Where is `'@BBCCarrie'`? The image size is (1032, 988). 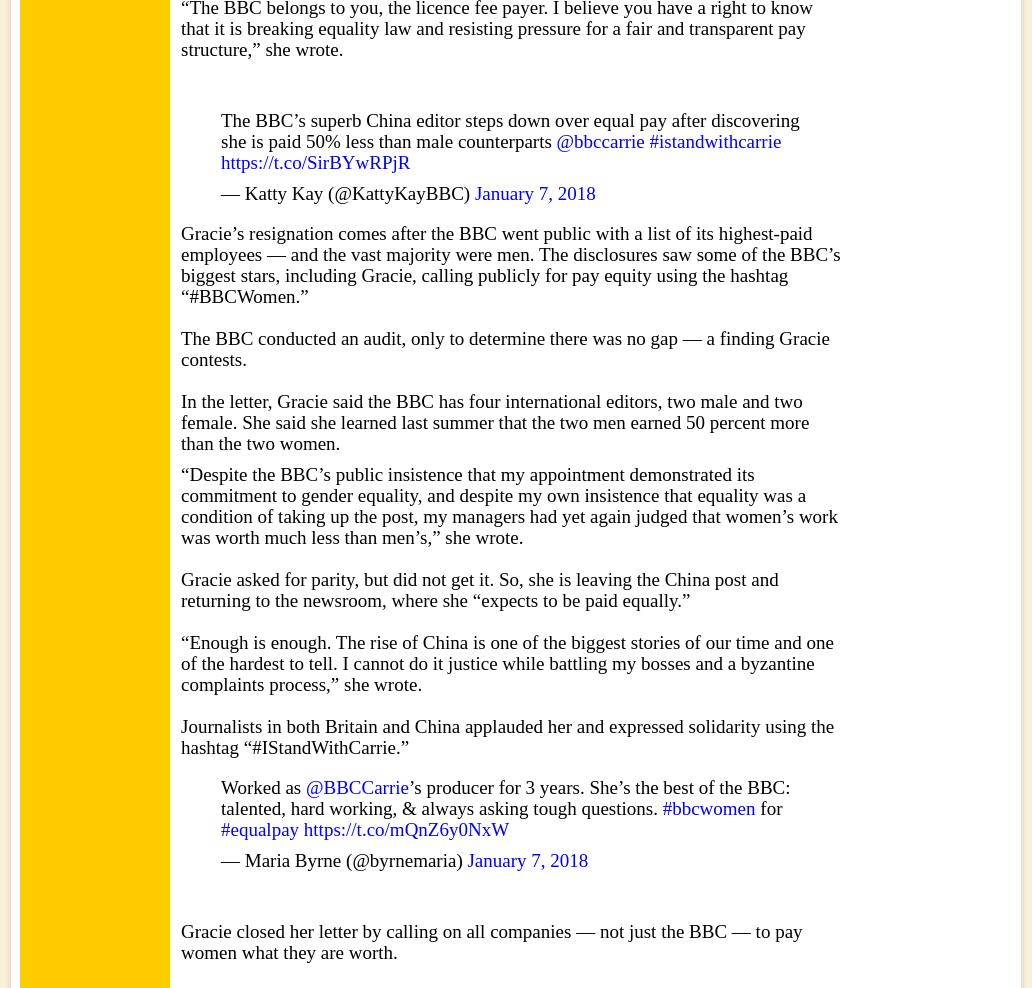 '@BBCCarrie' is located at coordinates (305, 786).